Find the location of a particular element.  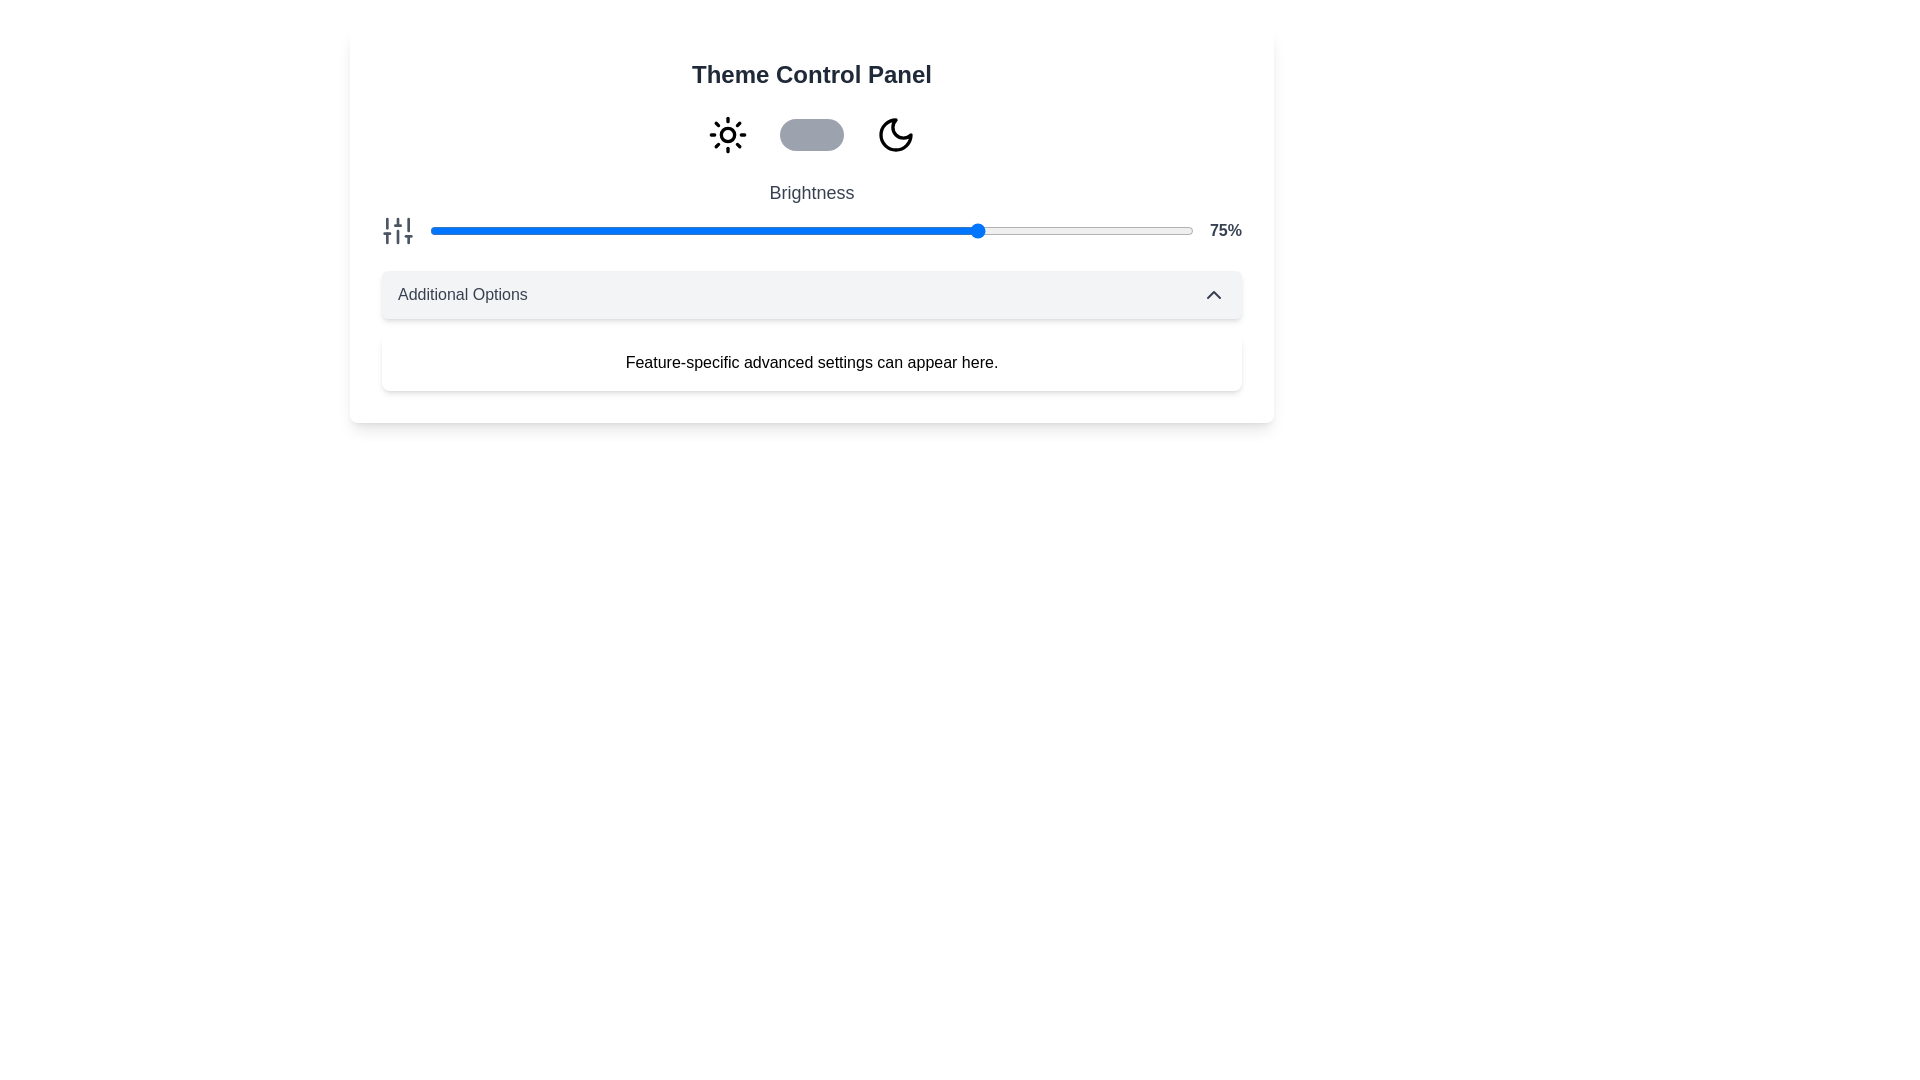

the brightness level is located at coordinates (581, 230).